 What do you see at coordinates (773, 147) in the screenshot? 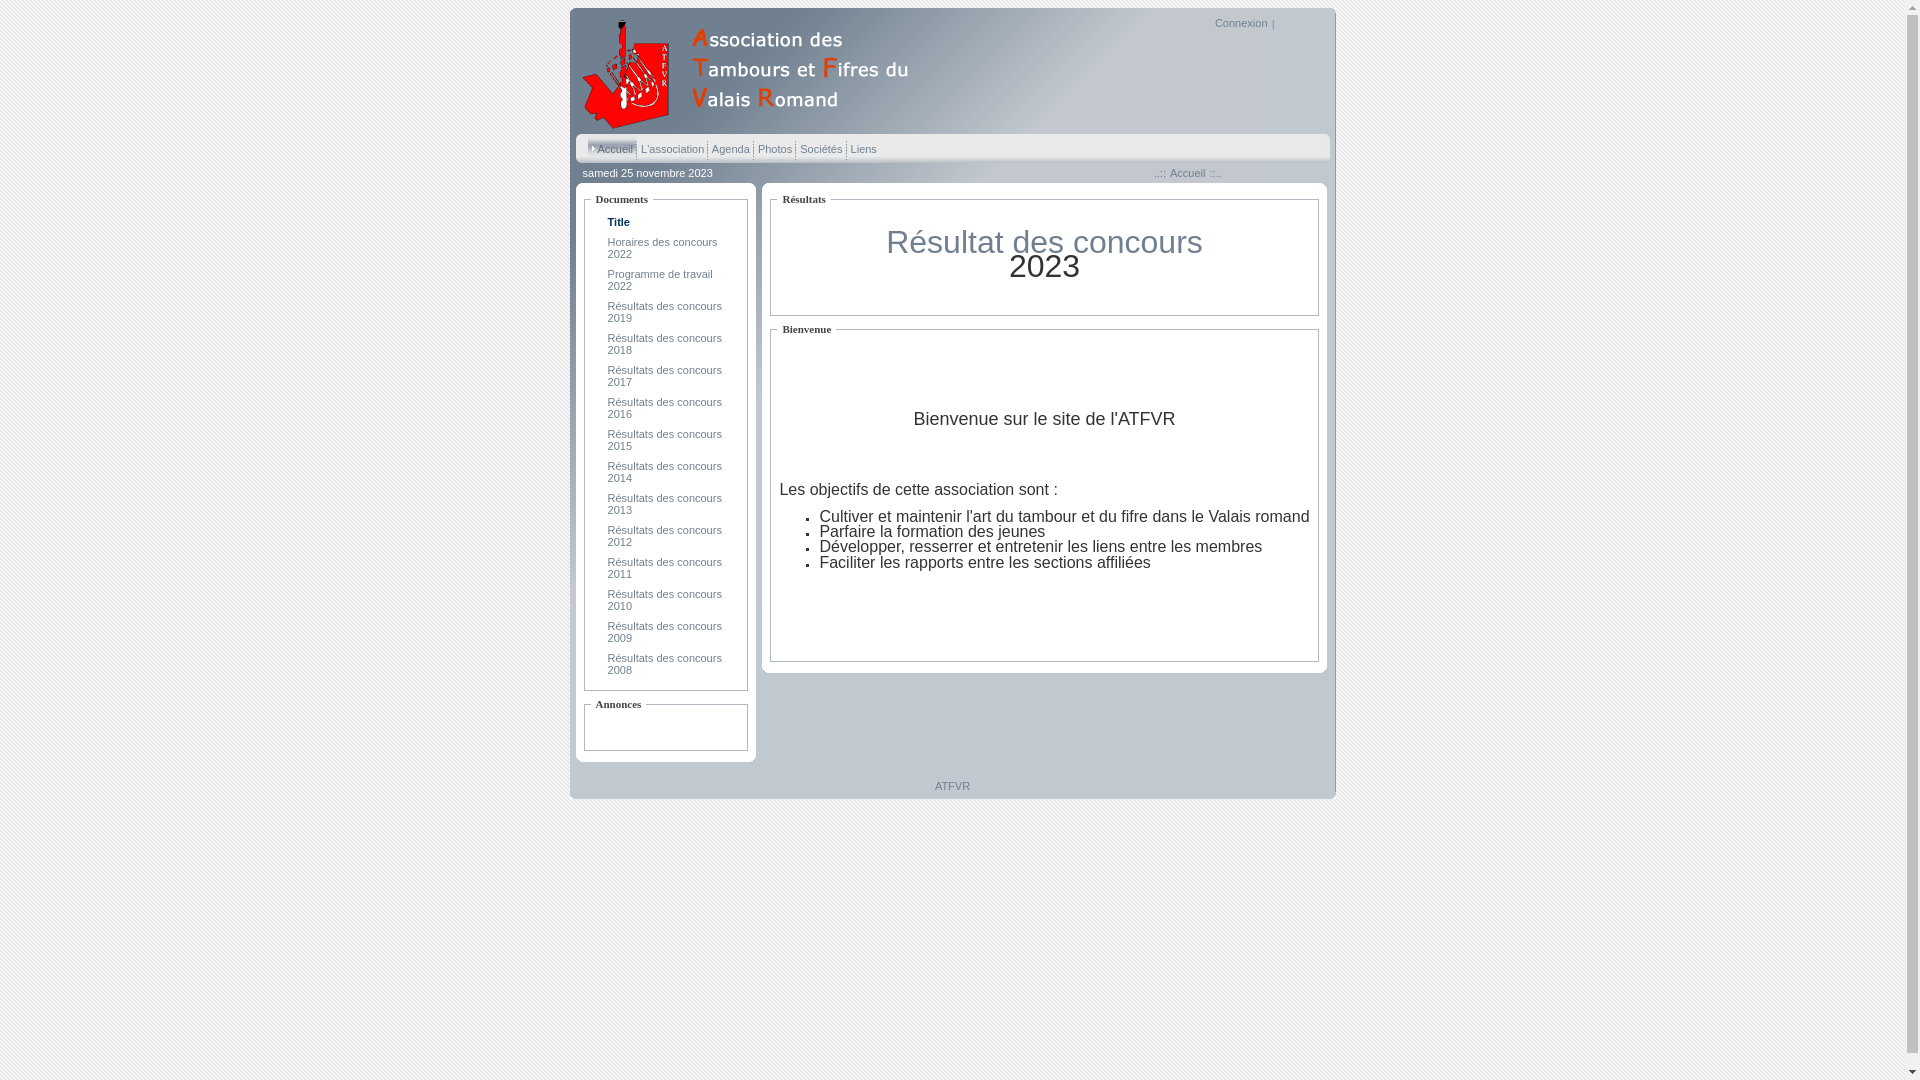
I see `' Photos '` at bounding box center [773, 147].